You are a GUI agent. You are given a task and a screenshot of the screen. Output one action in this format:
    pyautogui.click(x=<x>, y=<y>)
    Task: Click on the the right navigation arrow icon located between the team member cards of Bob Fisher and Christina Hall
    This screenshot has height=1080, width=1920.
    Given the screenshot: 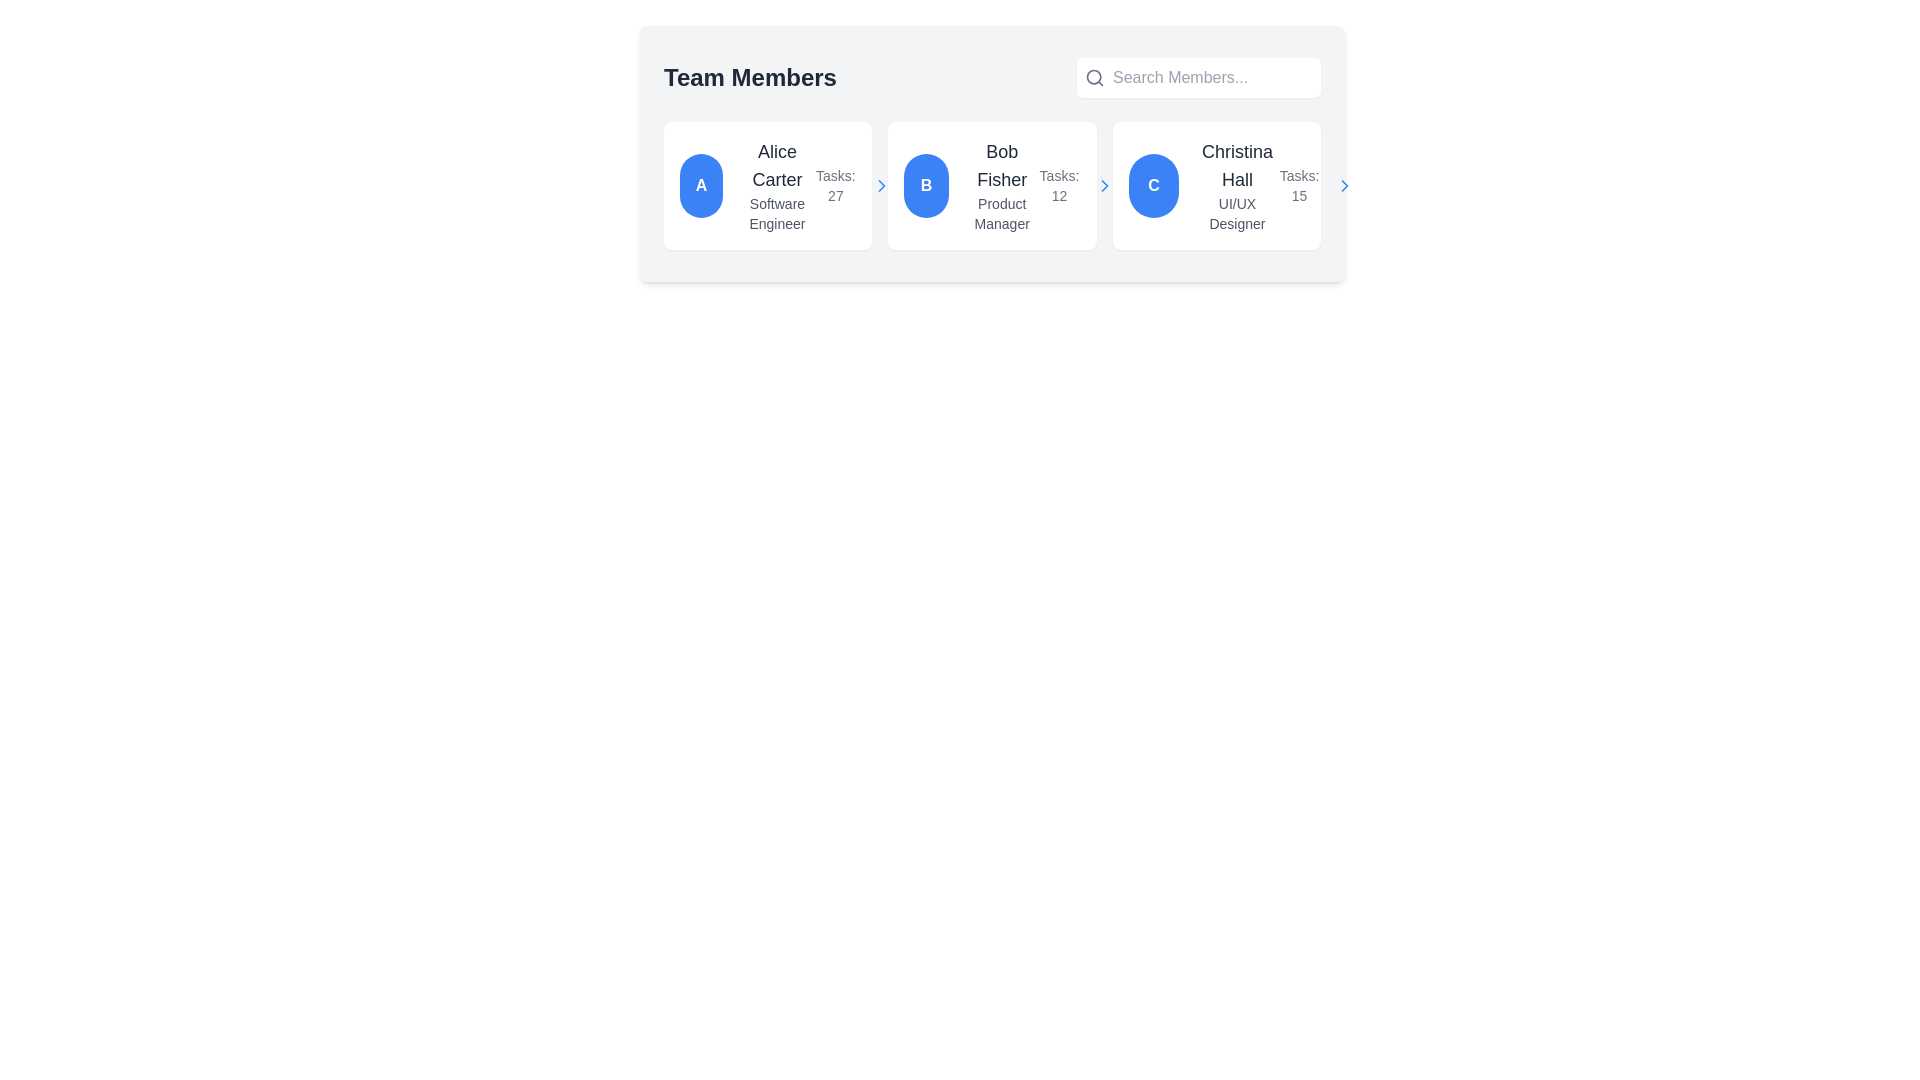 What is the action you would take?
    pyautogui.click(x=1104, y=185)
    